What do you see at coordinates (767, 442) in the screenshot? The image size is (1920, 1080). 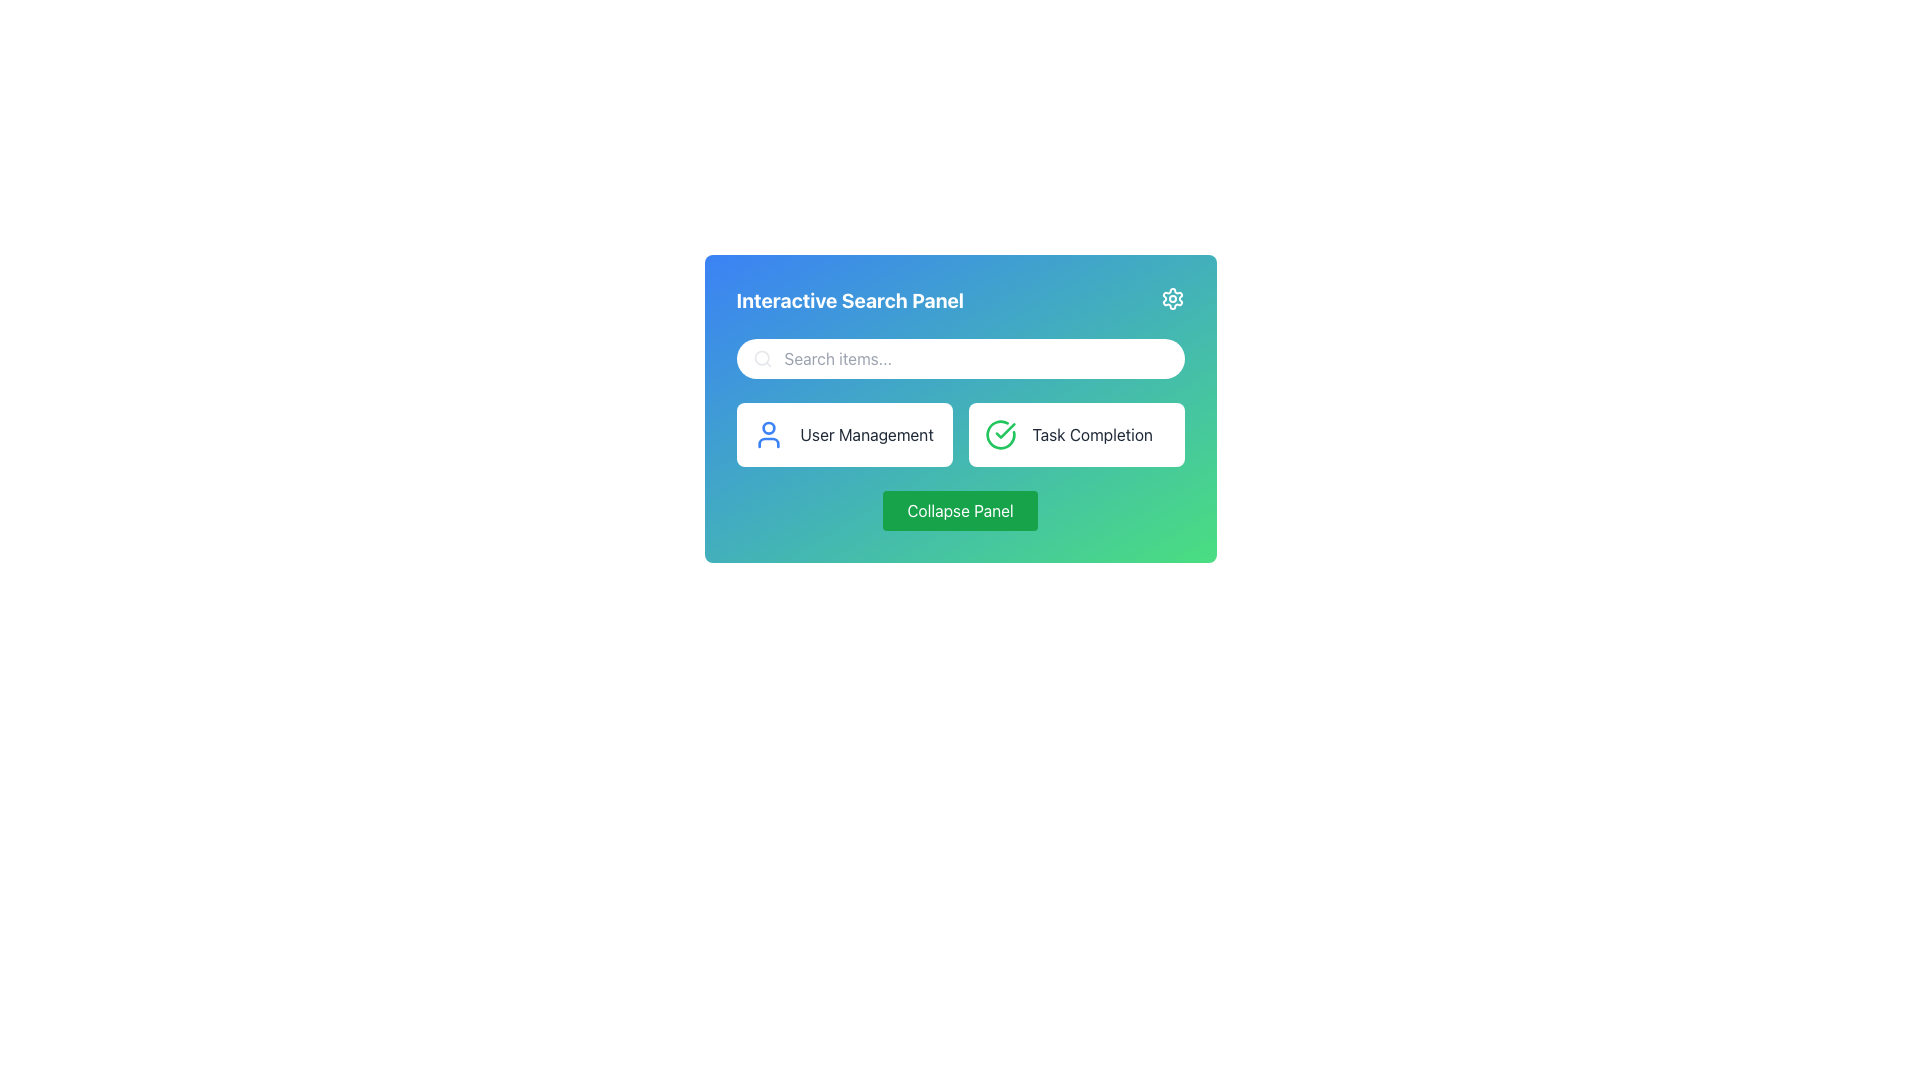 I see `the user profile icon, which is a blue outlined vector graphic located within the 'User Management' card, positioned towards the top-middle region of the card` at bounding box center [767, 442].